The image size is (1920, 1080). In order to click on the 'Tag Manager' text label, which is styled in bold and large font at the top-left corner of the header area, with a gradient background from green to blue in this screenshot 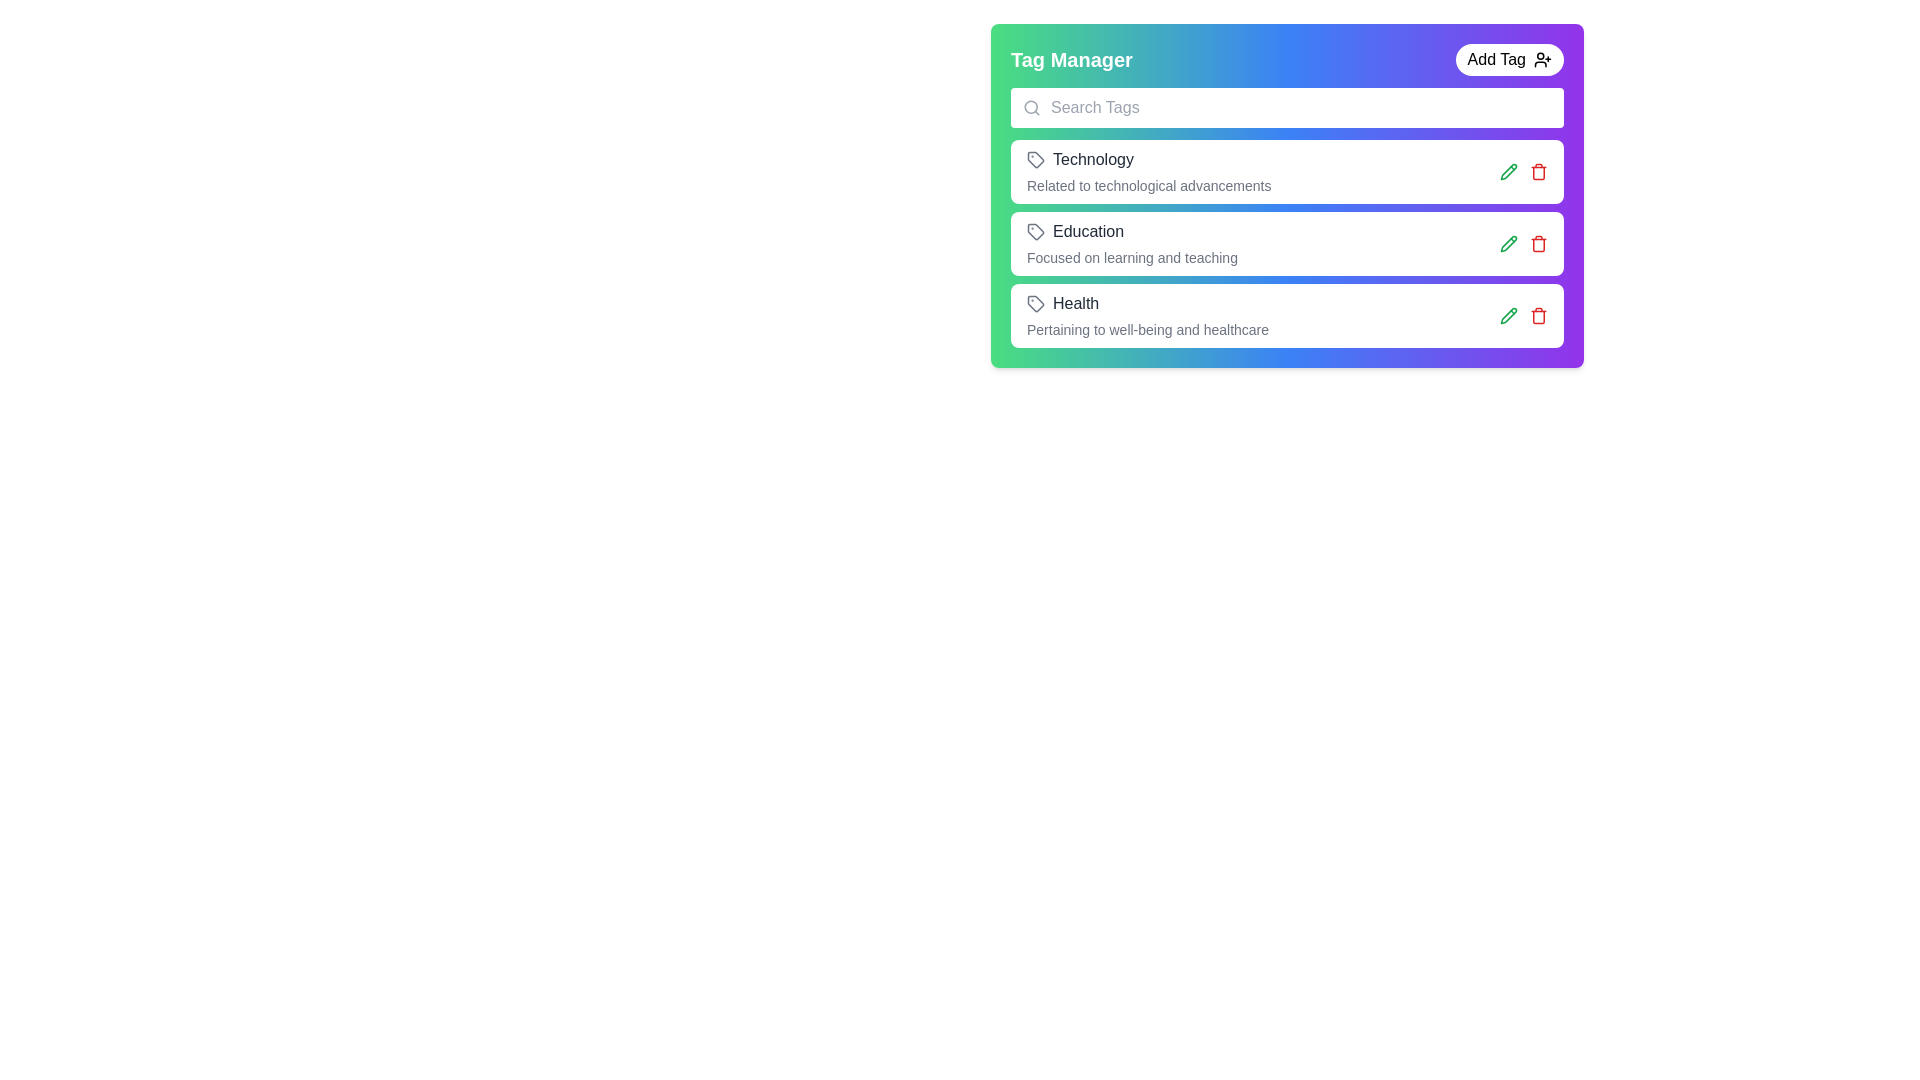, I will do `click(1070, 59)`.